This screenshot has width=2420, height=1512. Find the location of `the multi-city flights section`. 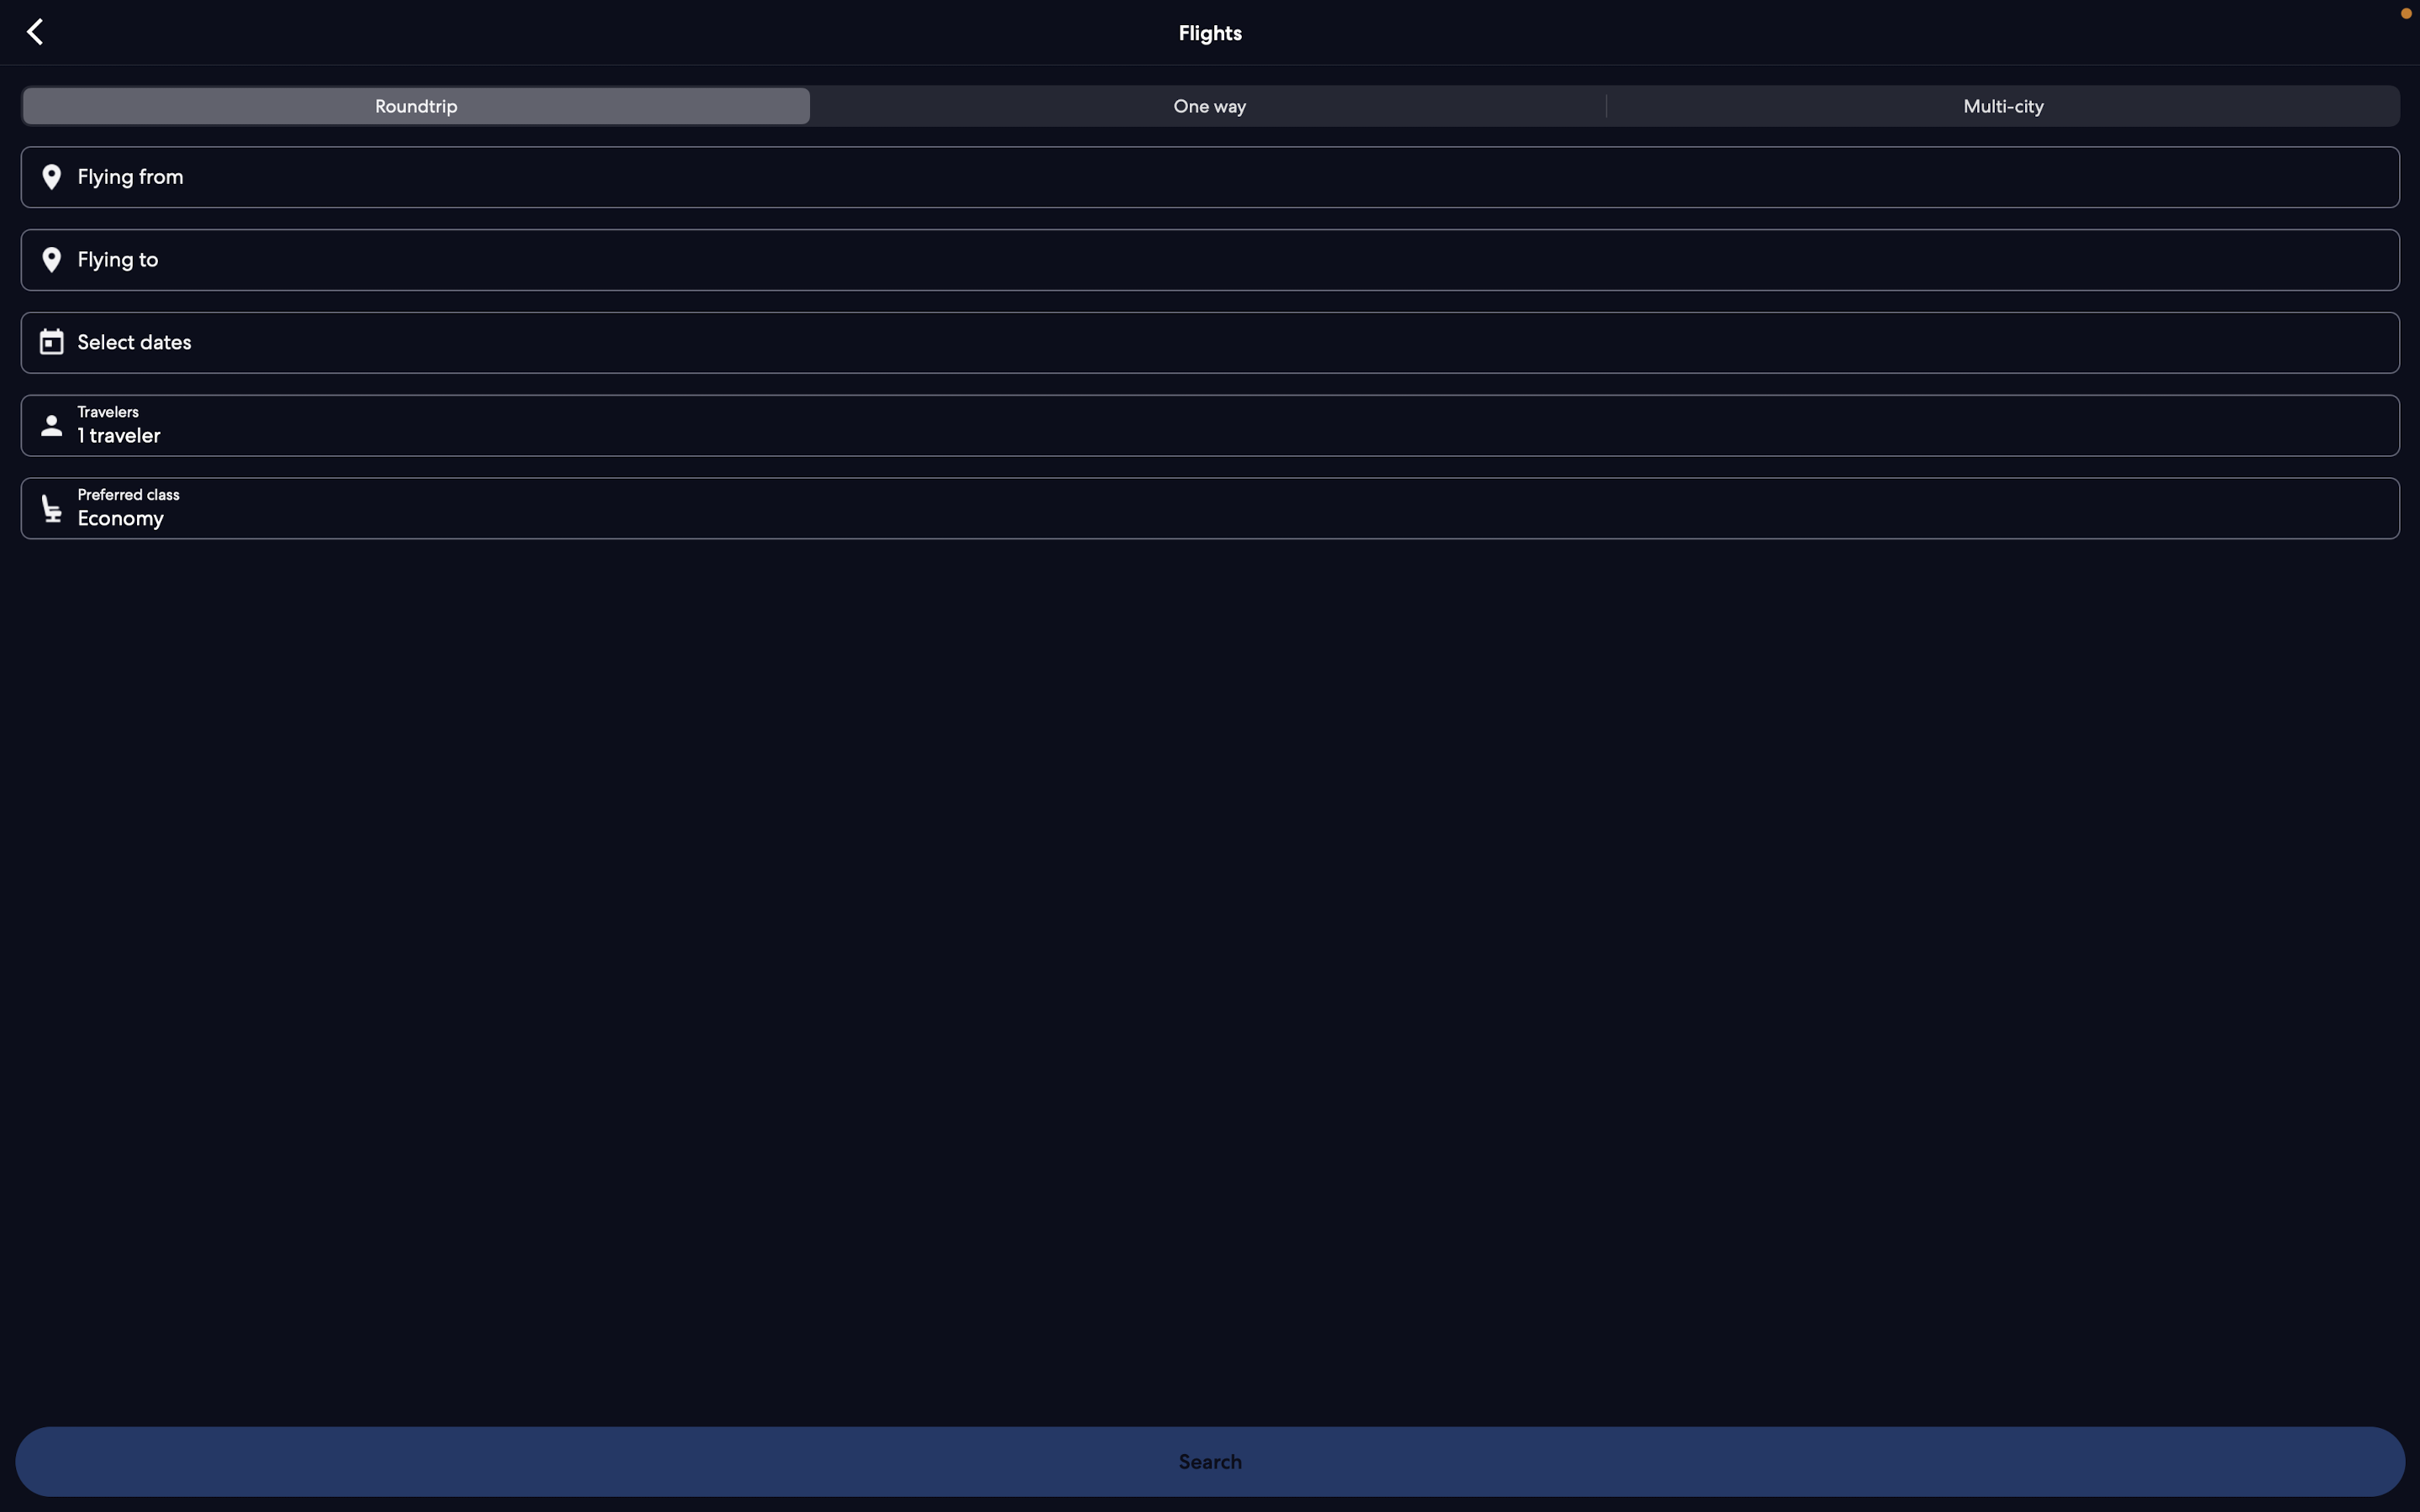

the multi-city flights section is located at coordinates (1997, 109).